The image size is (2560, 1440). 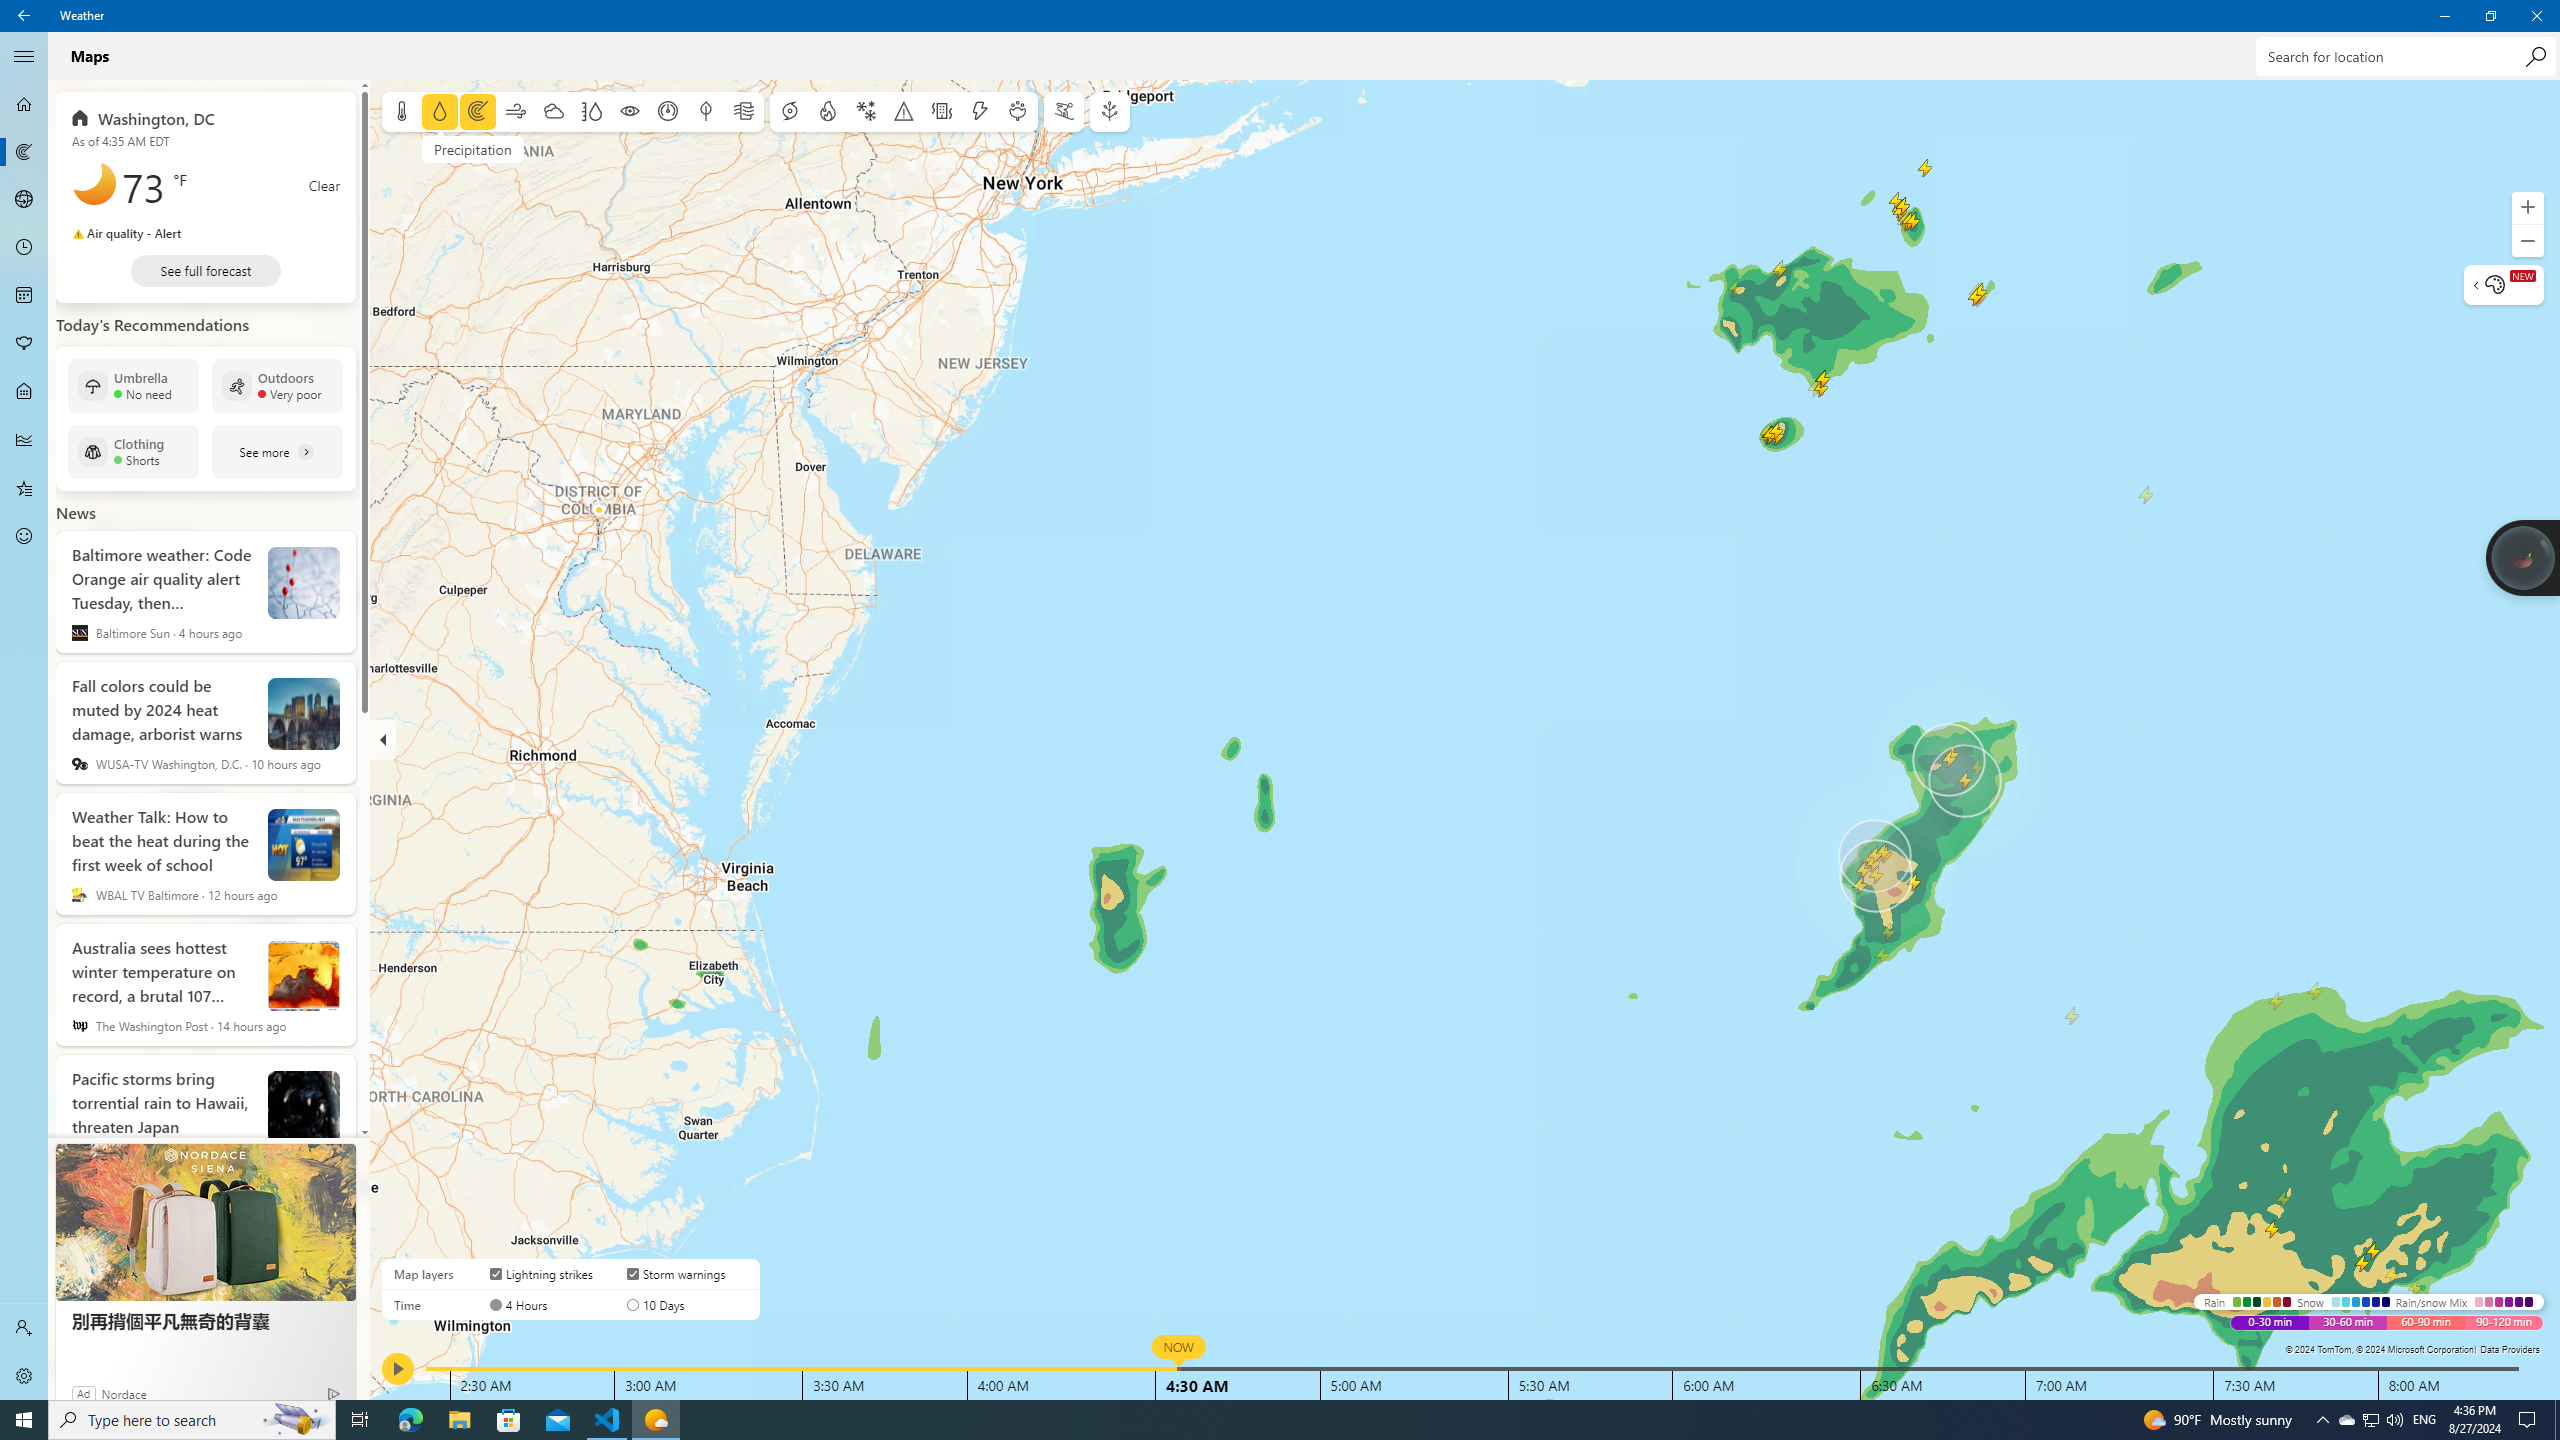 What do you see at coordinates (24, 294) in the screenshot?
I see `'Monthly Forecast - Not Selected'` at bounding box center [24, 294].